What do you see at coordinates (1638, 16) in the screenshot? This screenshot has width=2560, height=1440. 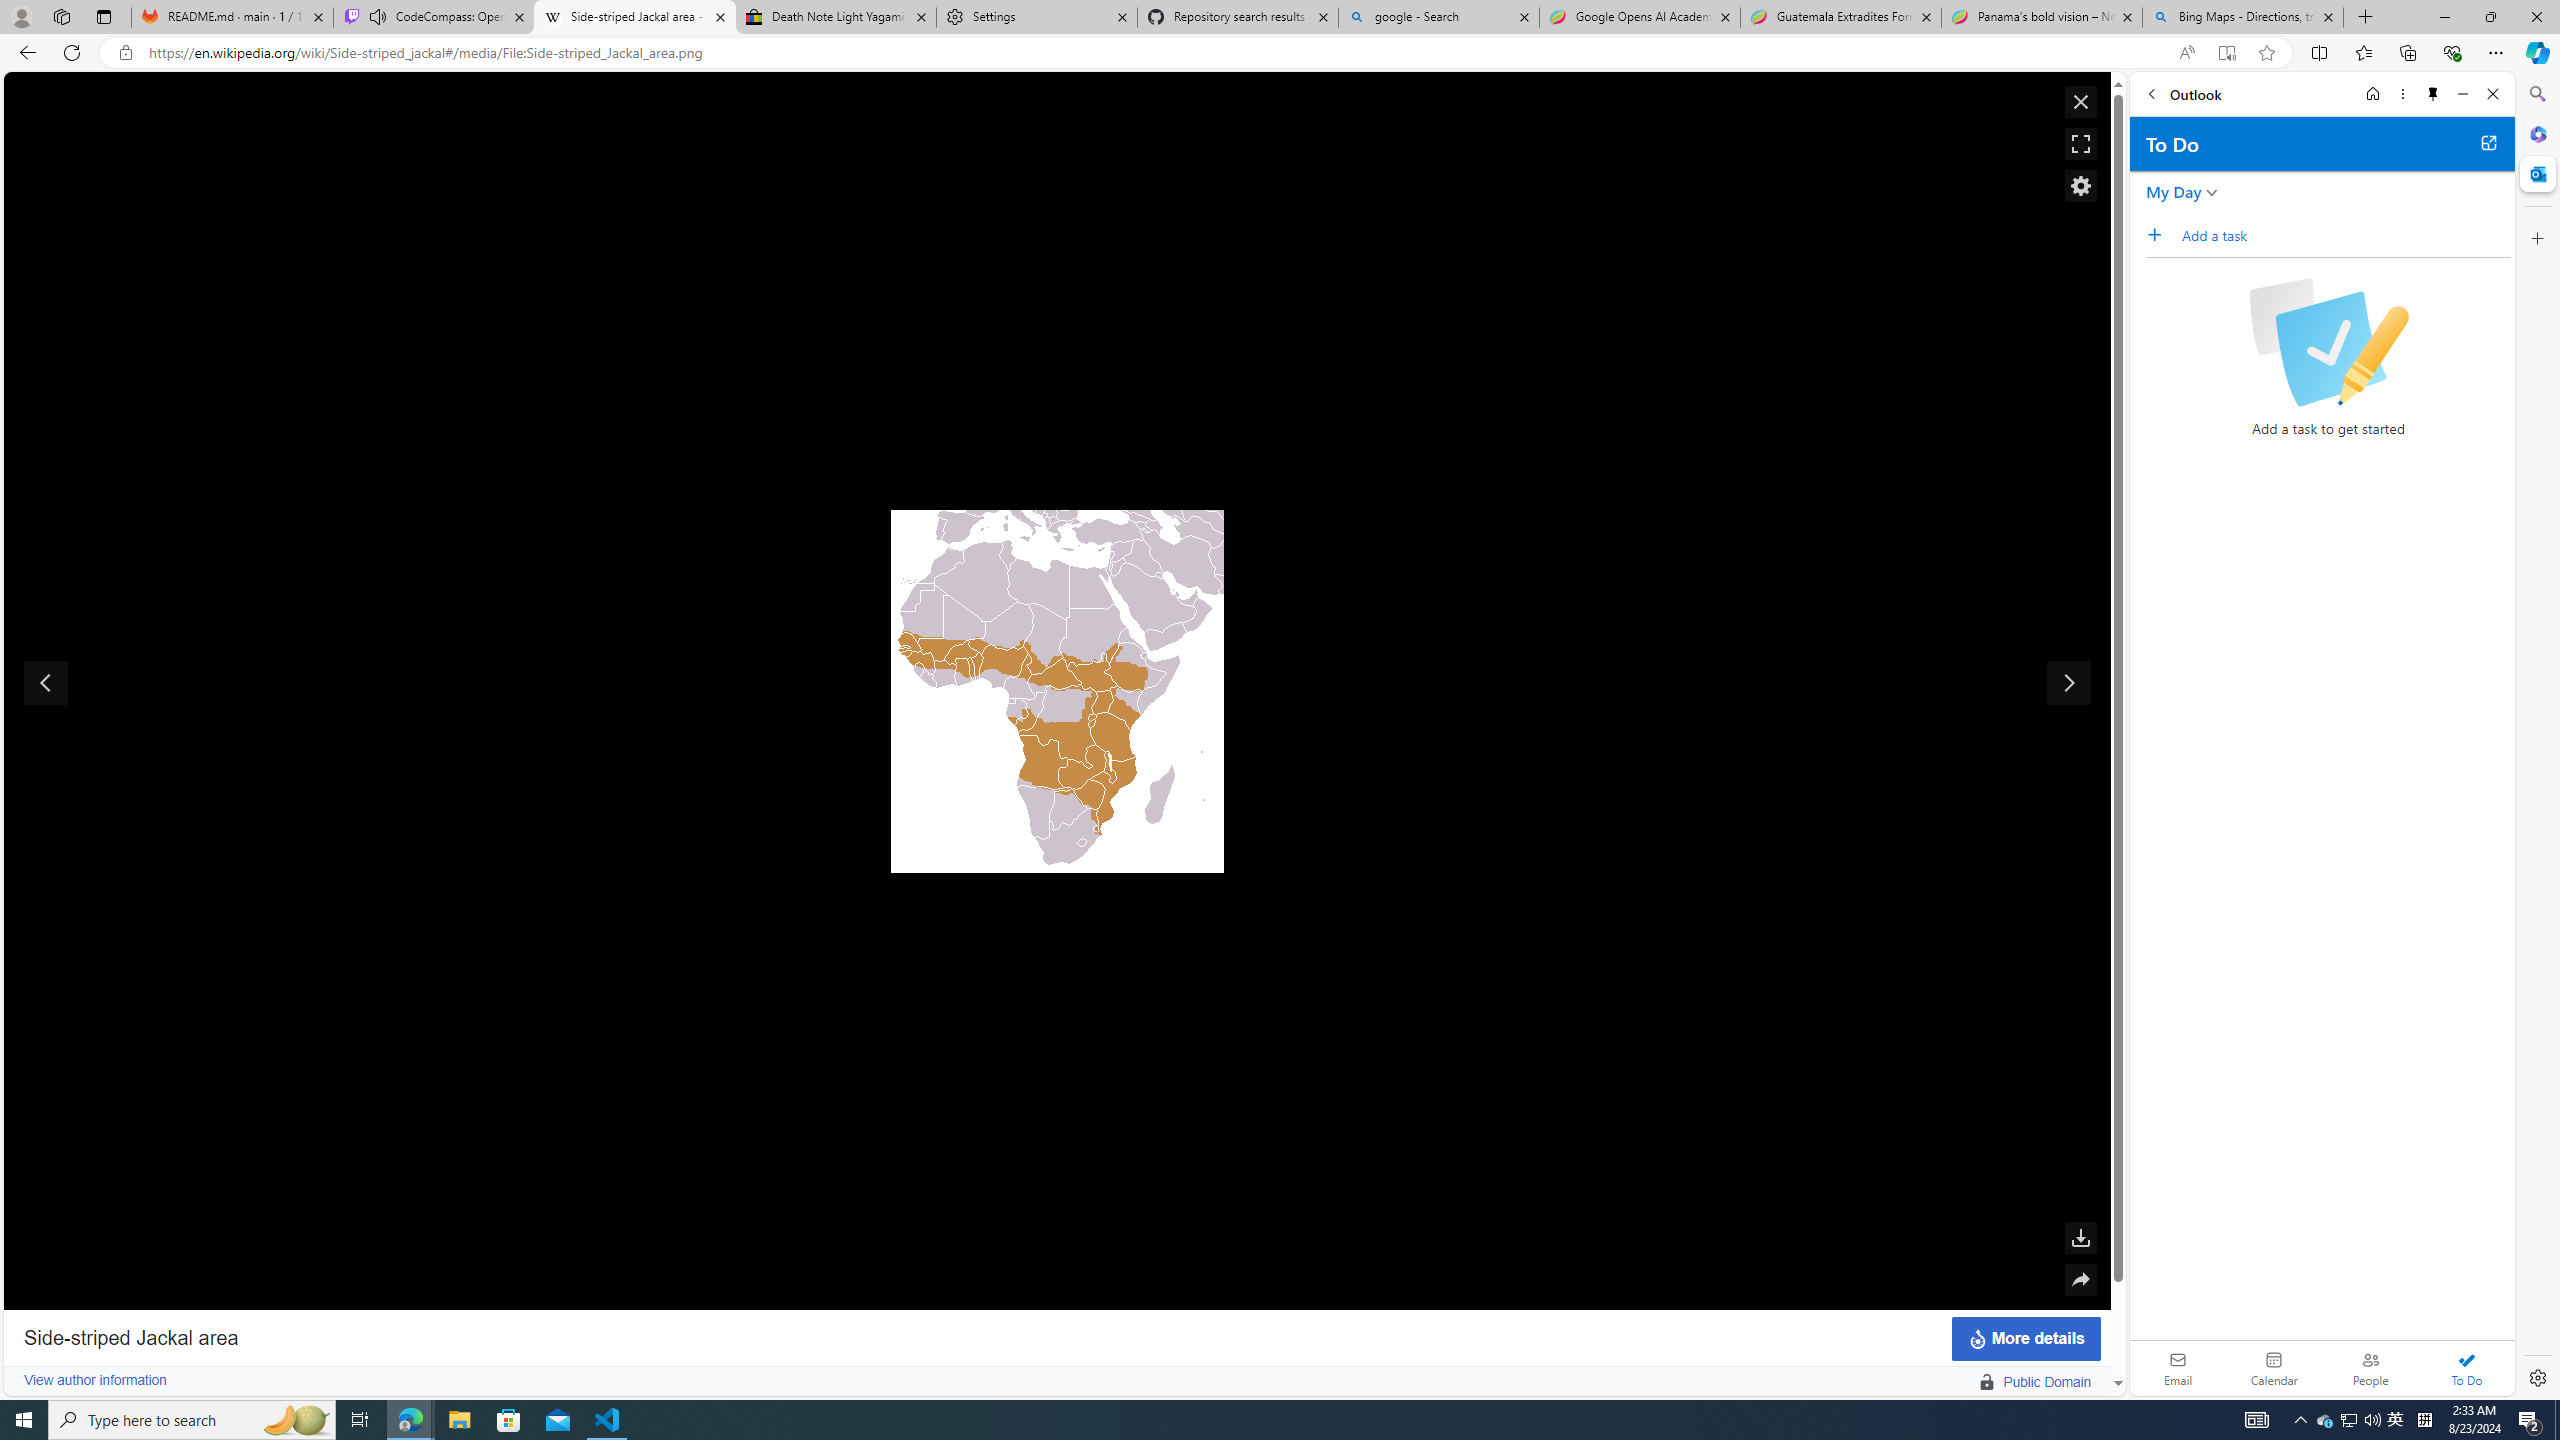 I see `'Google Opens AI Academy for Startups - Nearshore Americas'` at bounding box center [1638, 16].